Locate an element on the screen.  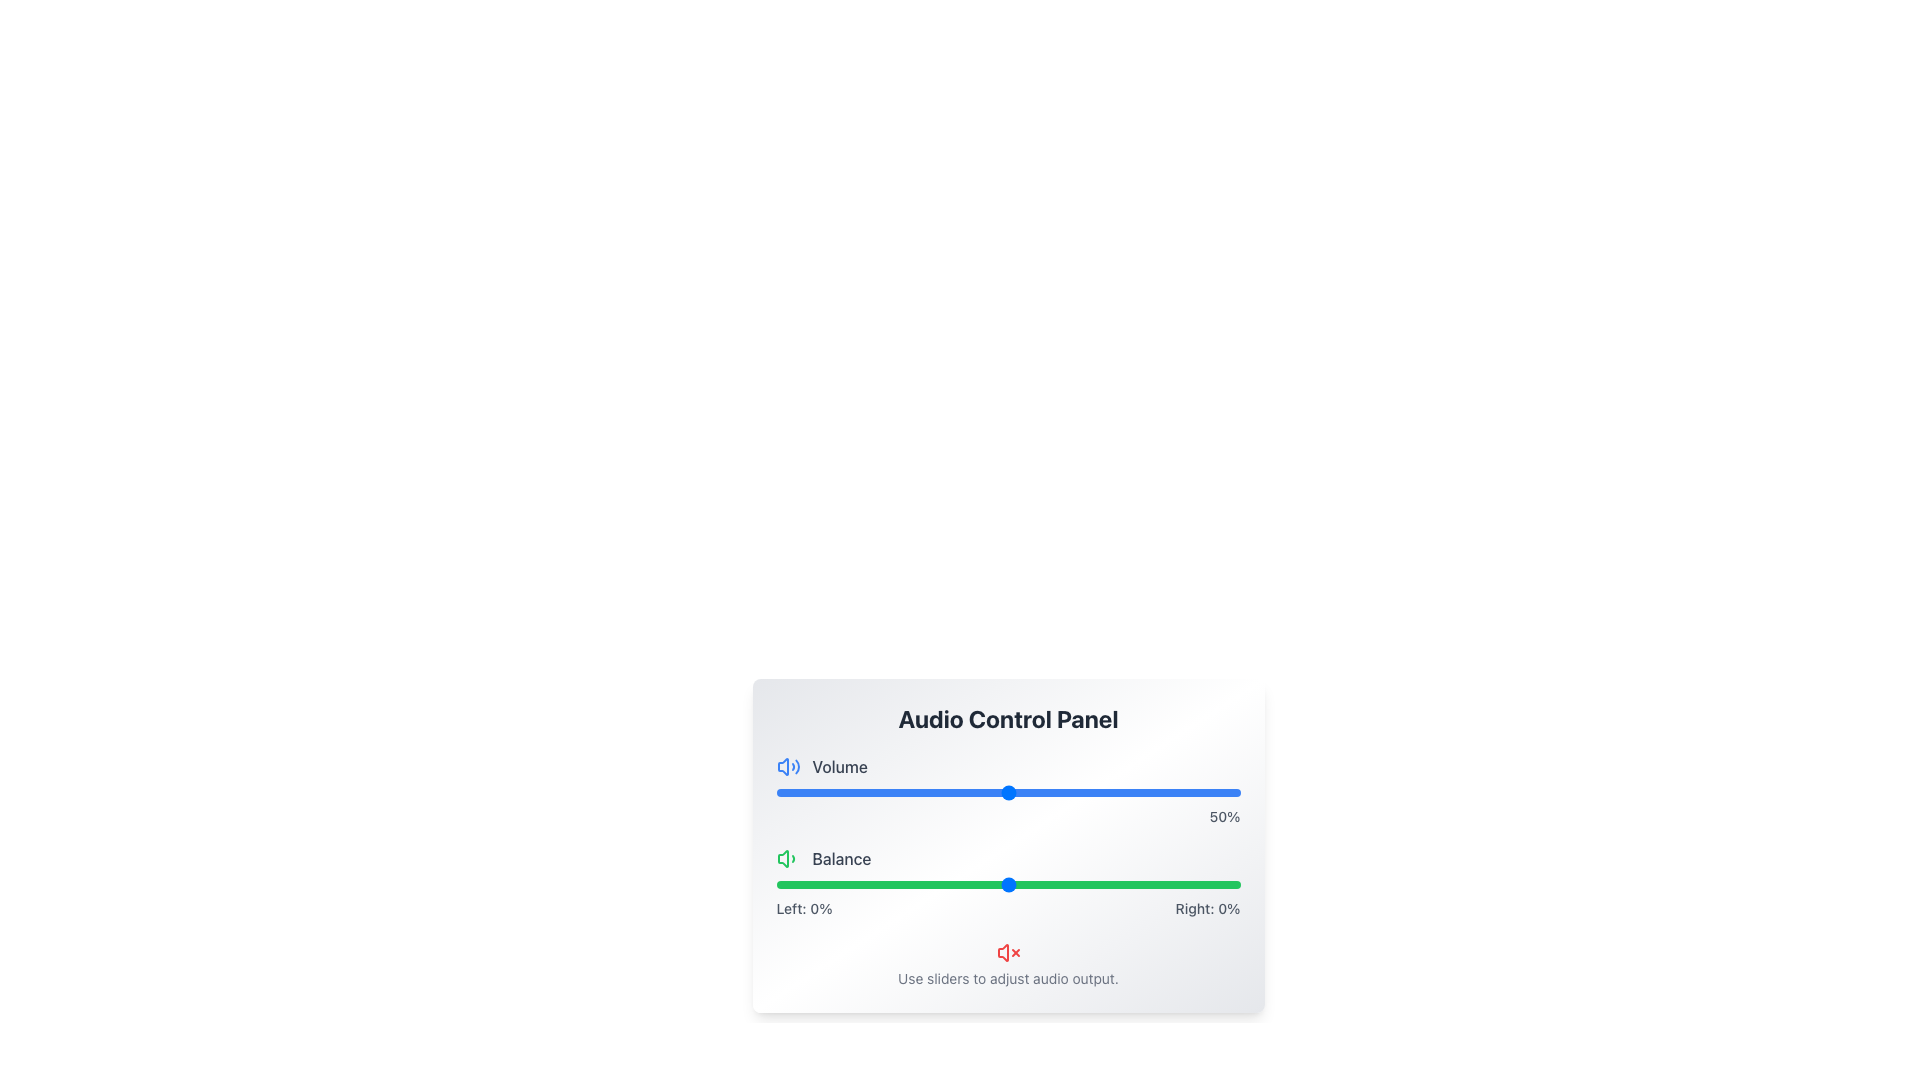
the balance is located at coordinates (1008, 883).